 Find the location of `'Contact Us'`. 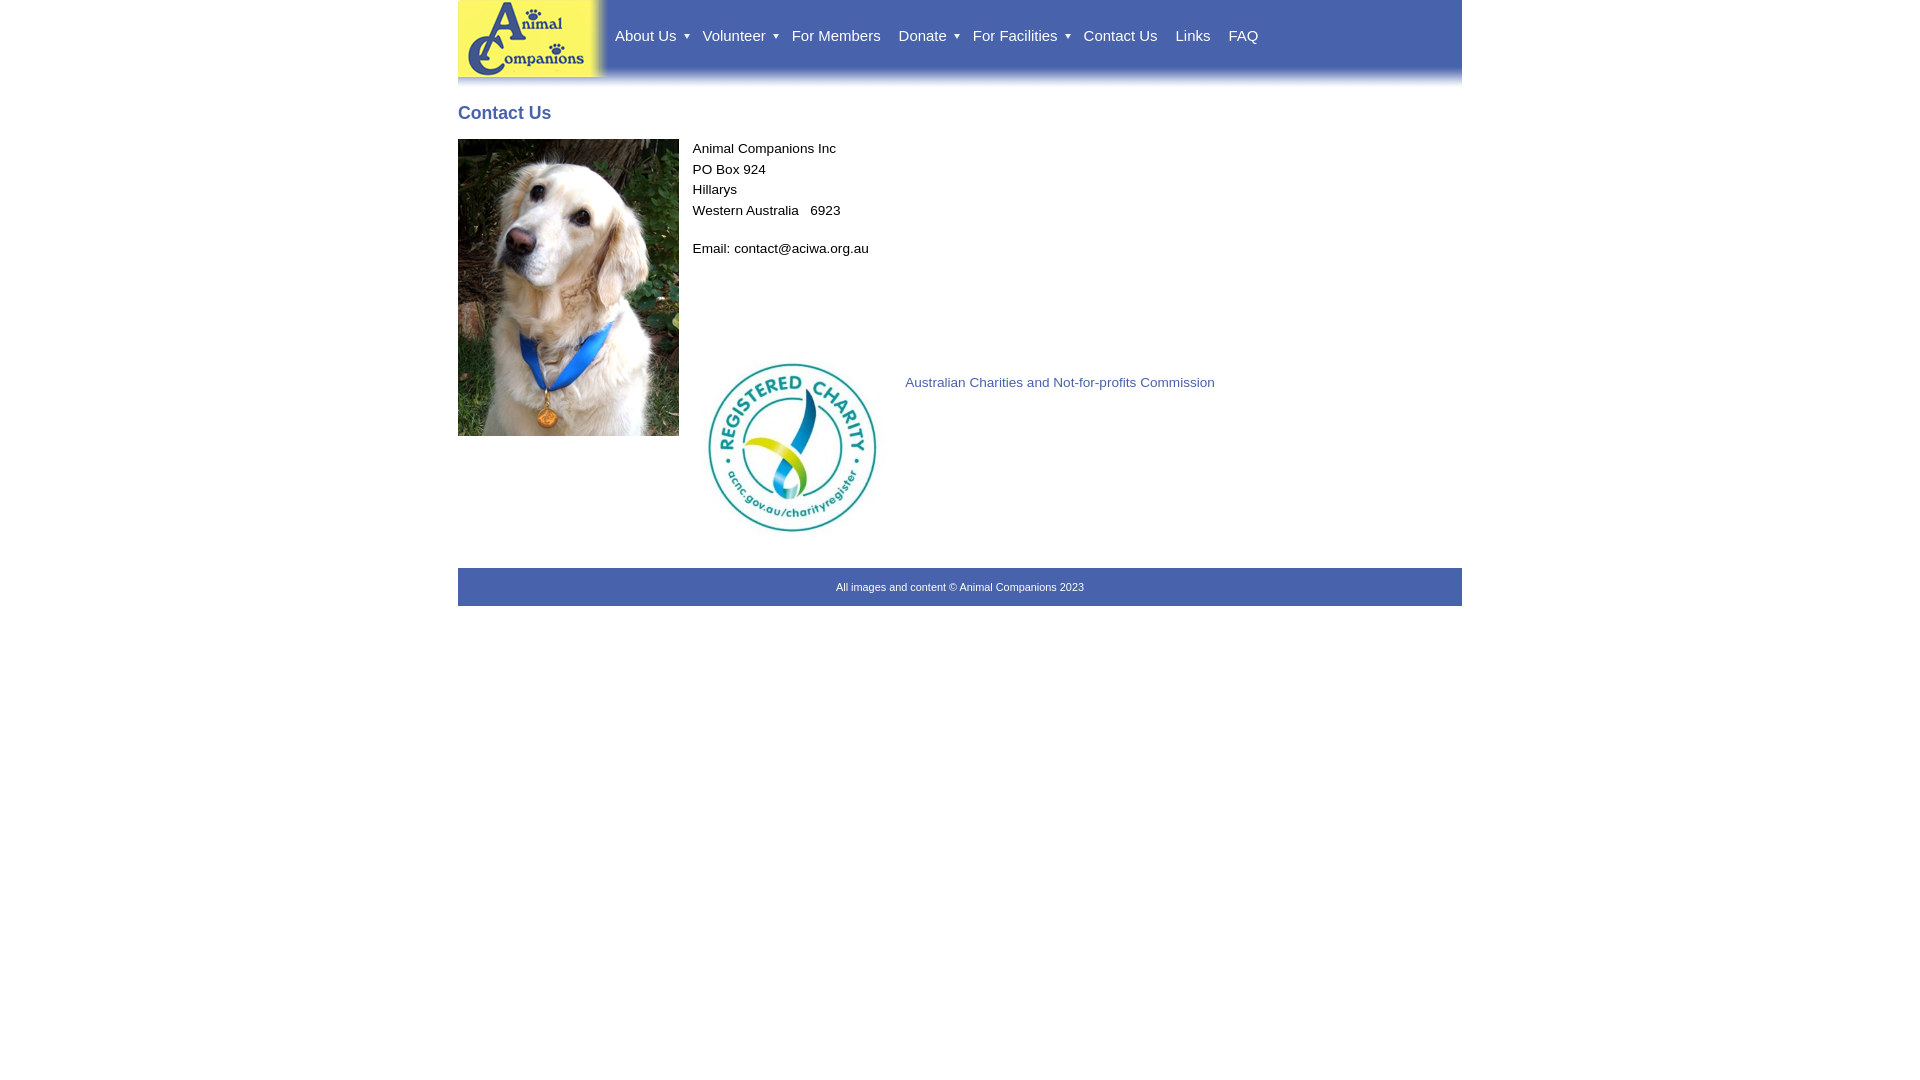

'Contact Us' is located at coordinates (1123, 35).